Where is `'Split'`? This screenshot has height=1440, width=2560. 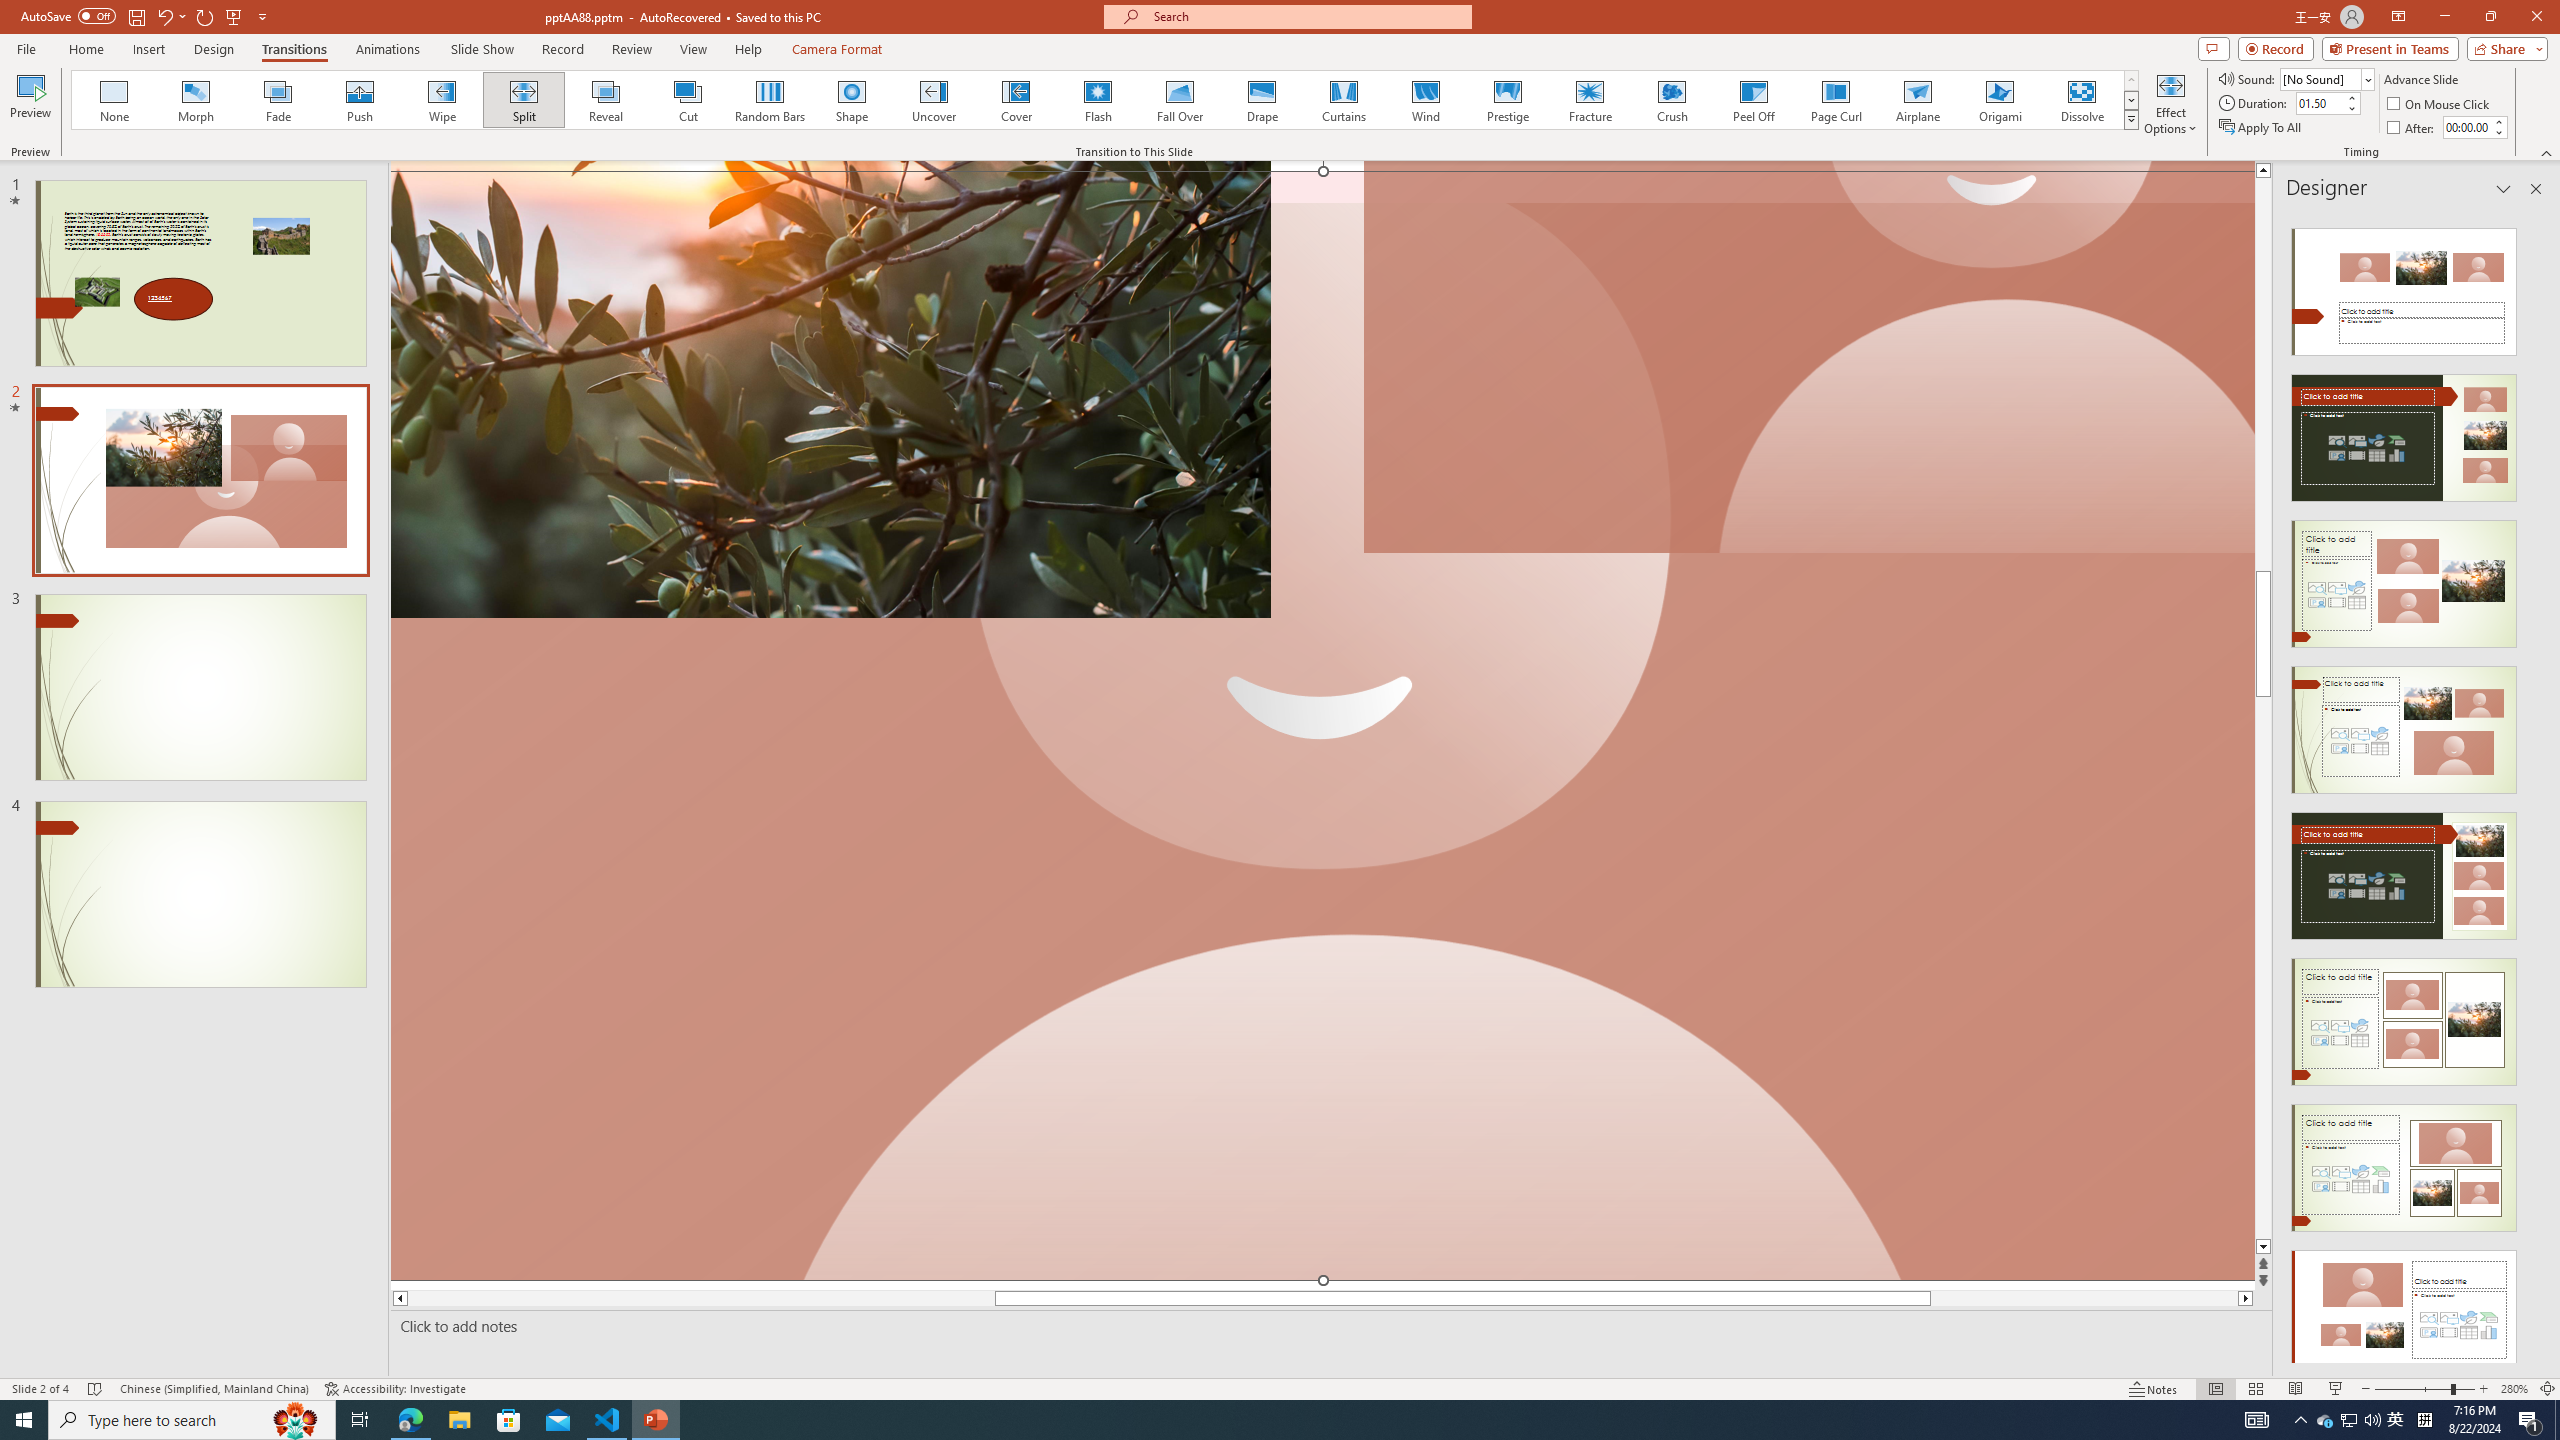 'Split' is located at coordinates (523, 99).